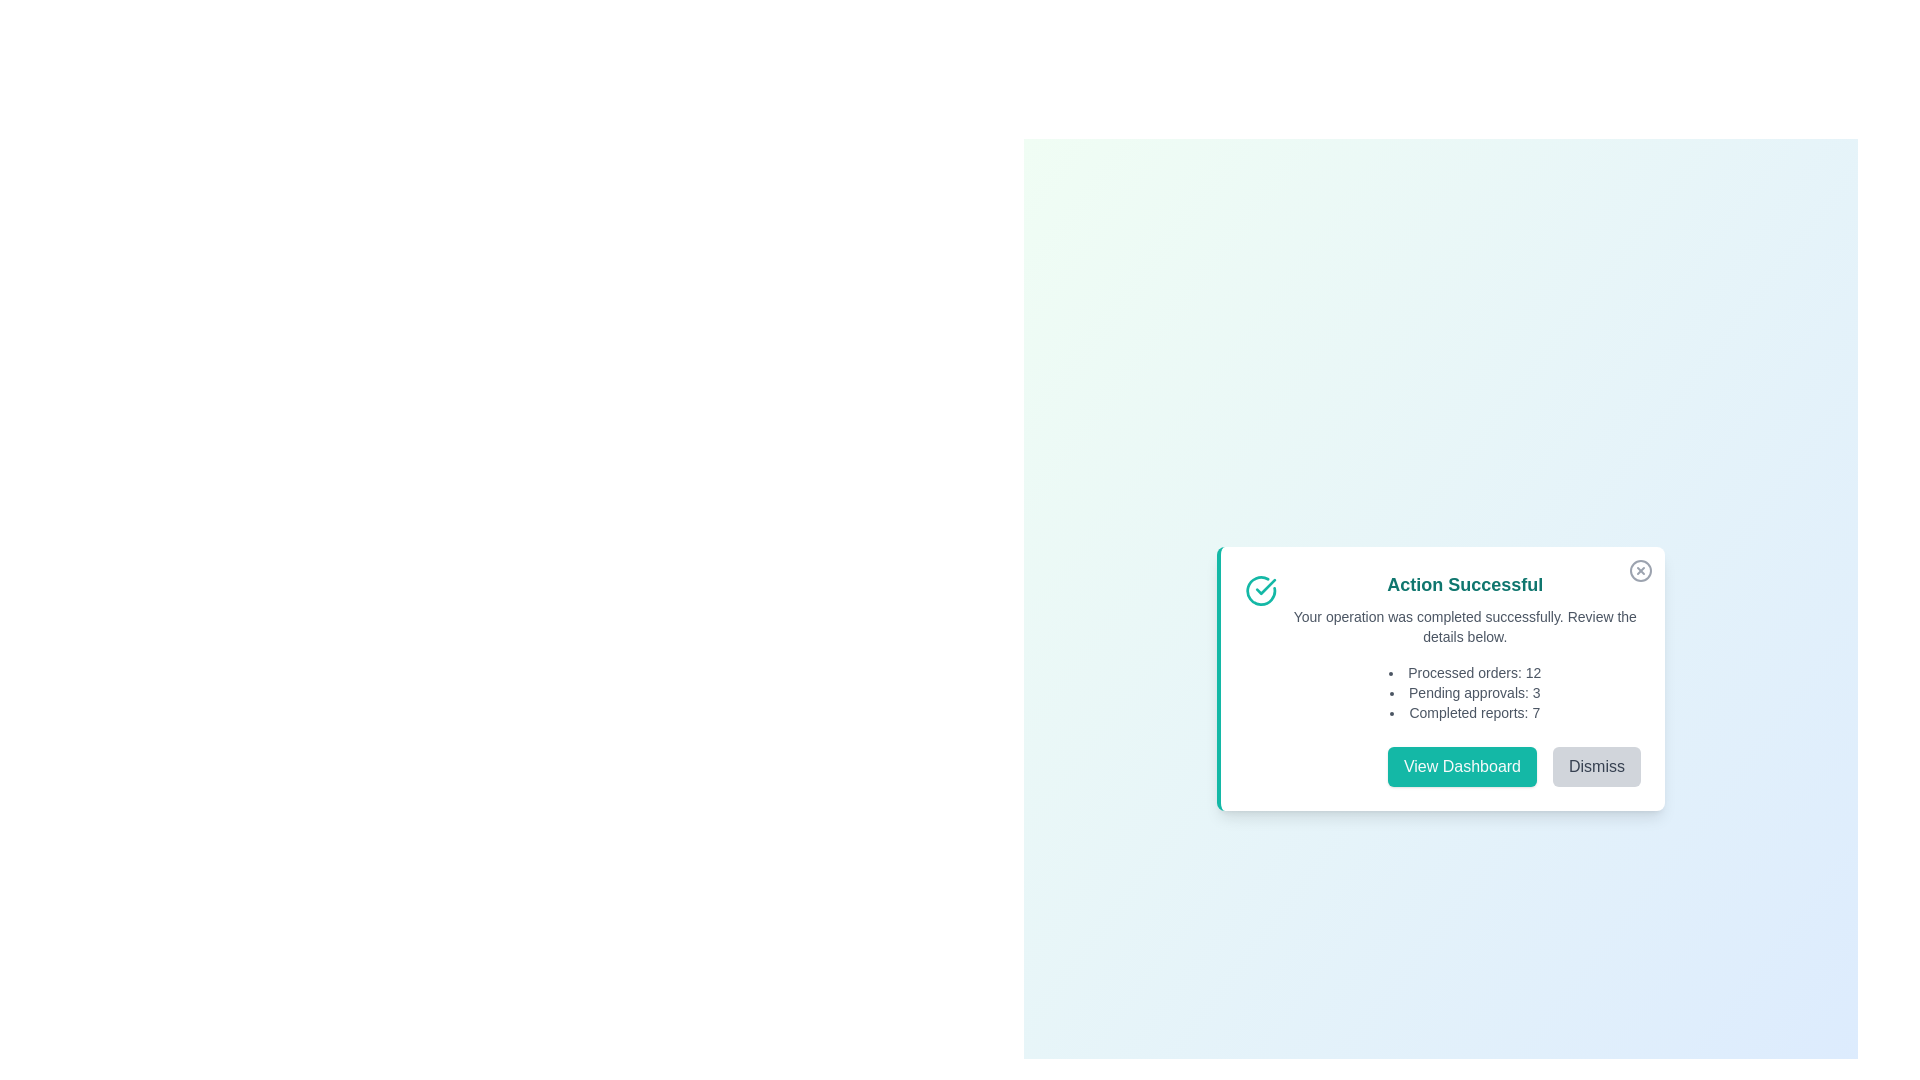 This screenshot has height=1080, width=1920. Describe the element at coordinates (1596, 766) in the screenshot. I see `the 'Dismiss' button to hide the notification` at that location.